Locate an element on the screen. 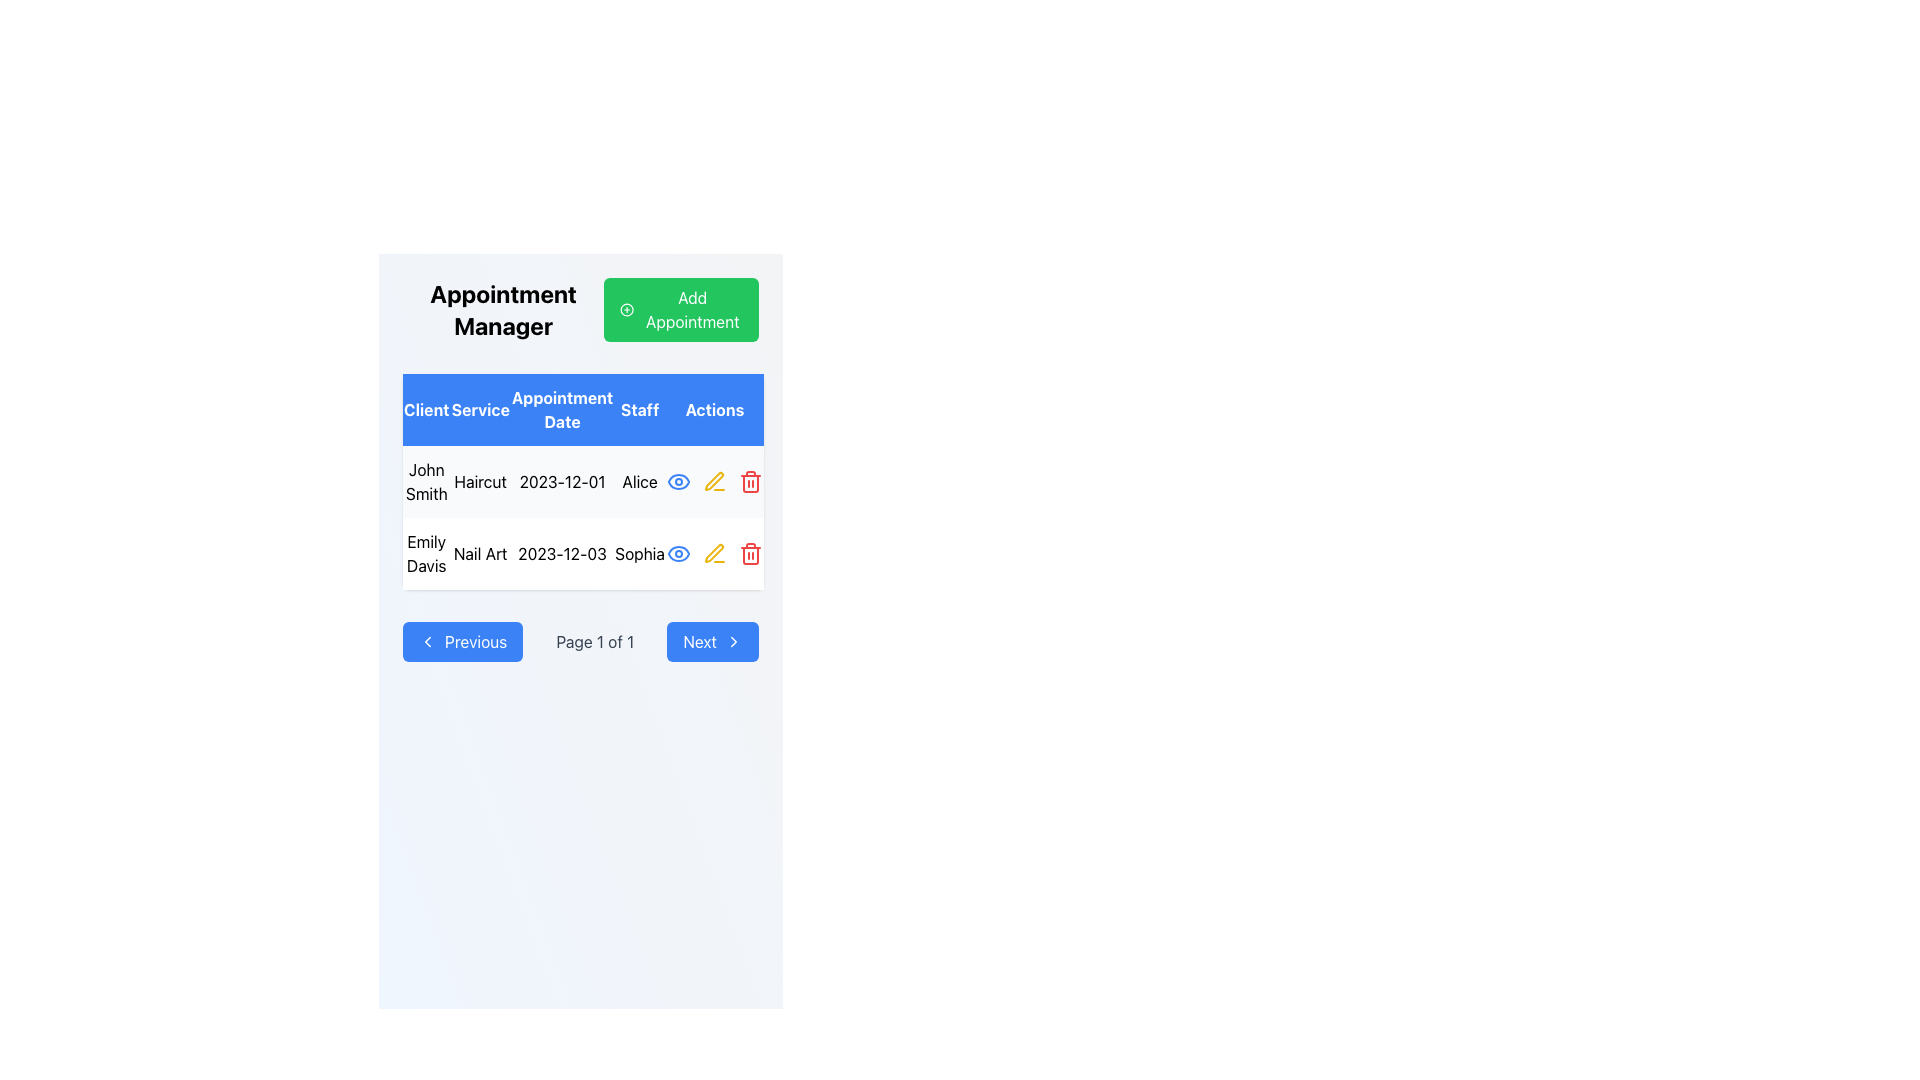 The image size is (1920, 1080). the text label displaying 'Haircut' in black font, located in the 'Service' column of the first row in a table layout, between 'John Smith' and '2023-12-01' is located at coordinates (480, 482).